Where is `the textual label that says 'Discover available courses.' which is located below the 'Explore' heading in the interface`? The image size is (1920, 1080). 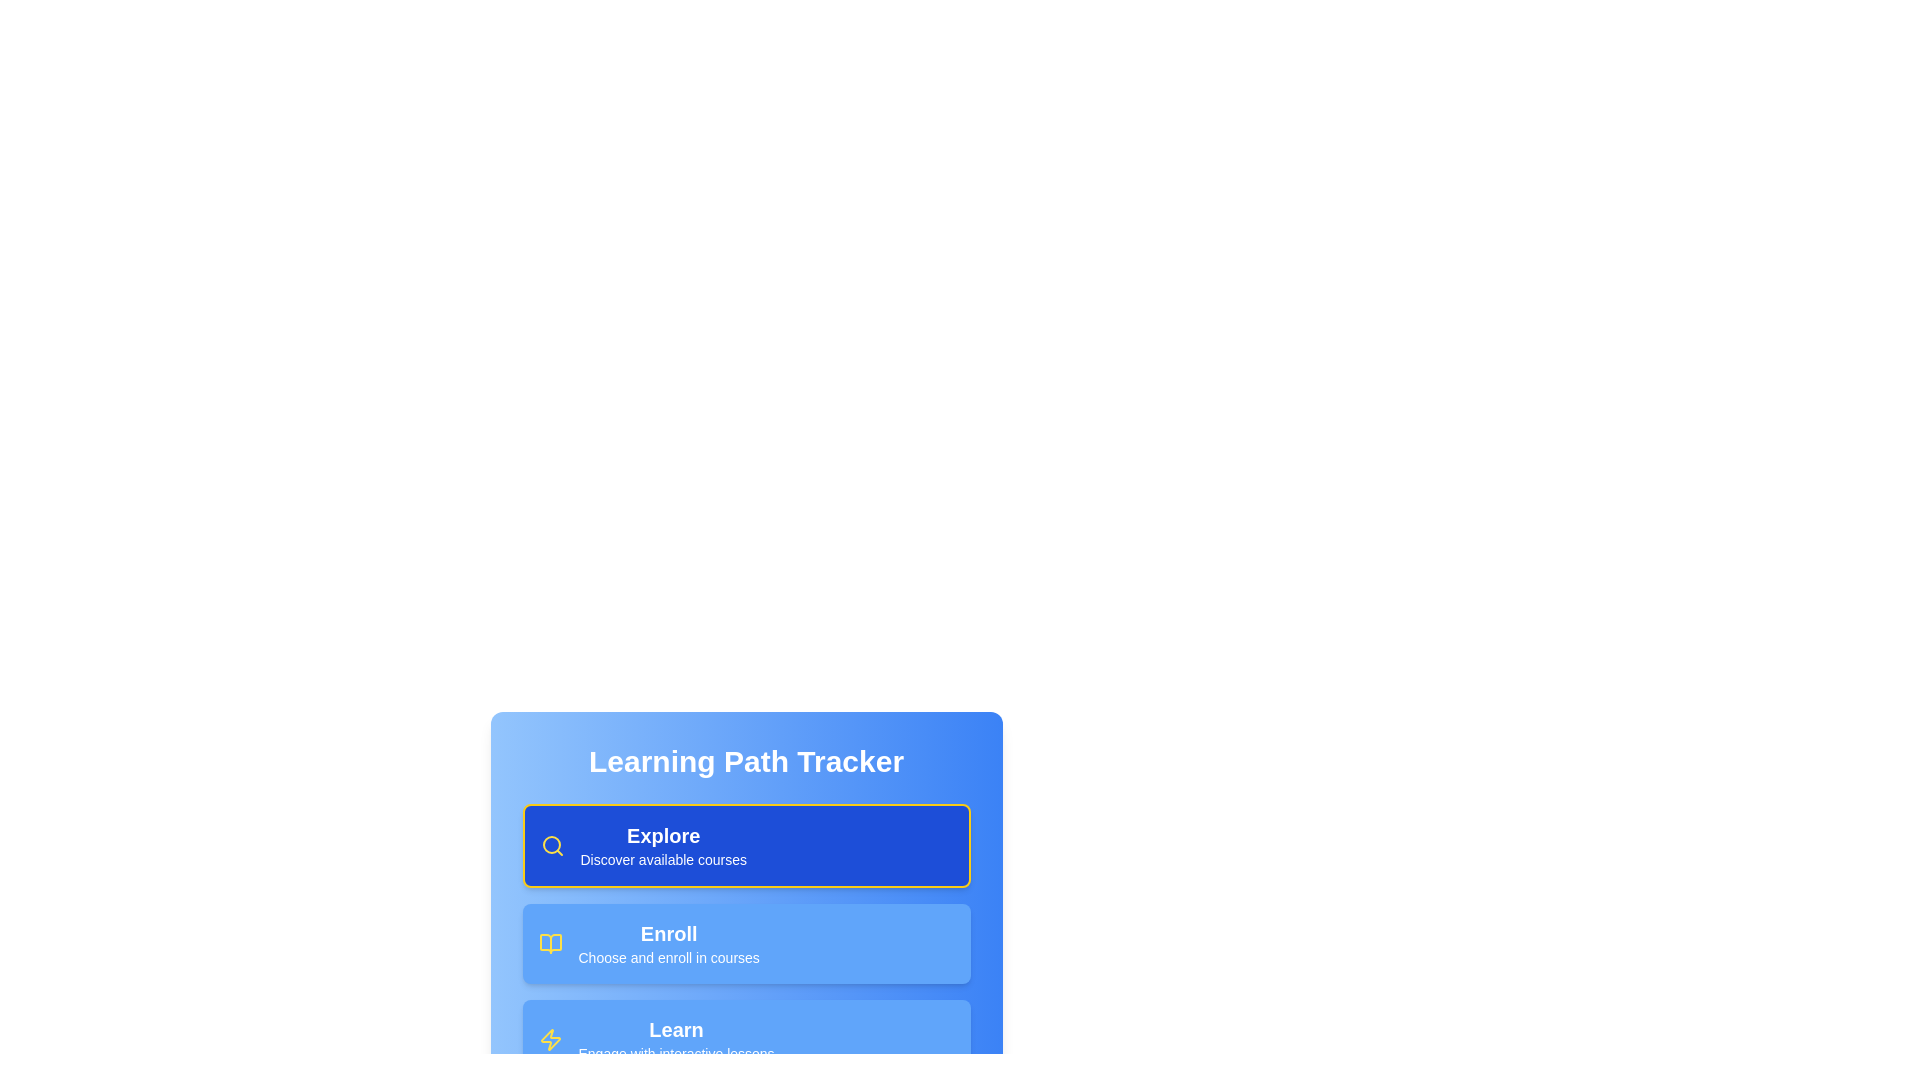 the textual label that says 'Discover available courses.' which is located below the 'Explore' heading in the interface is located at coordinates (663, 859).